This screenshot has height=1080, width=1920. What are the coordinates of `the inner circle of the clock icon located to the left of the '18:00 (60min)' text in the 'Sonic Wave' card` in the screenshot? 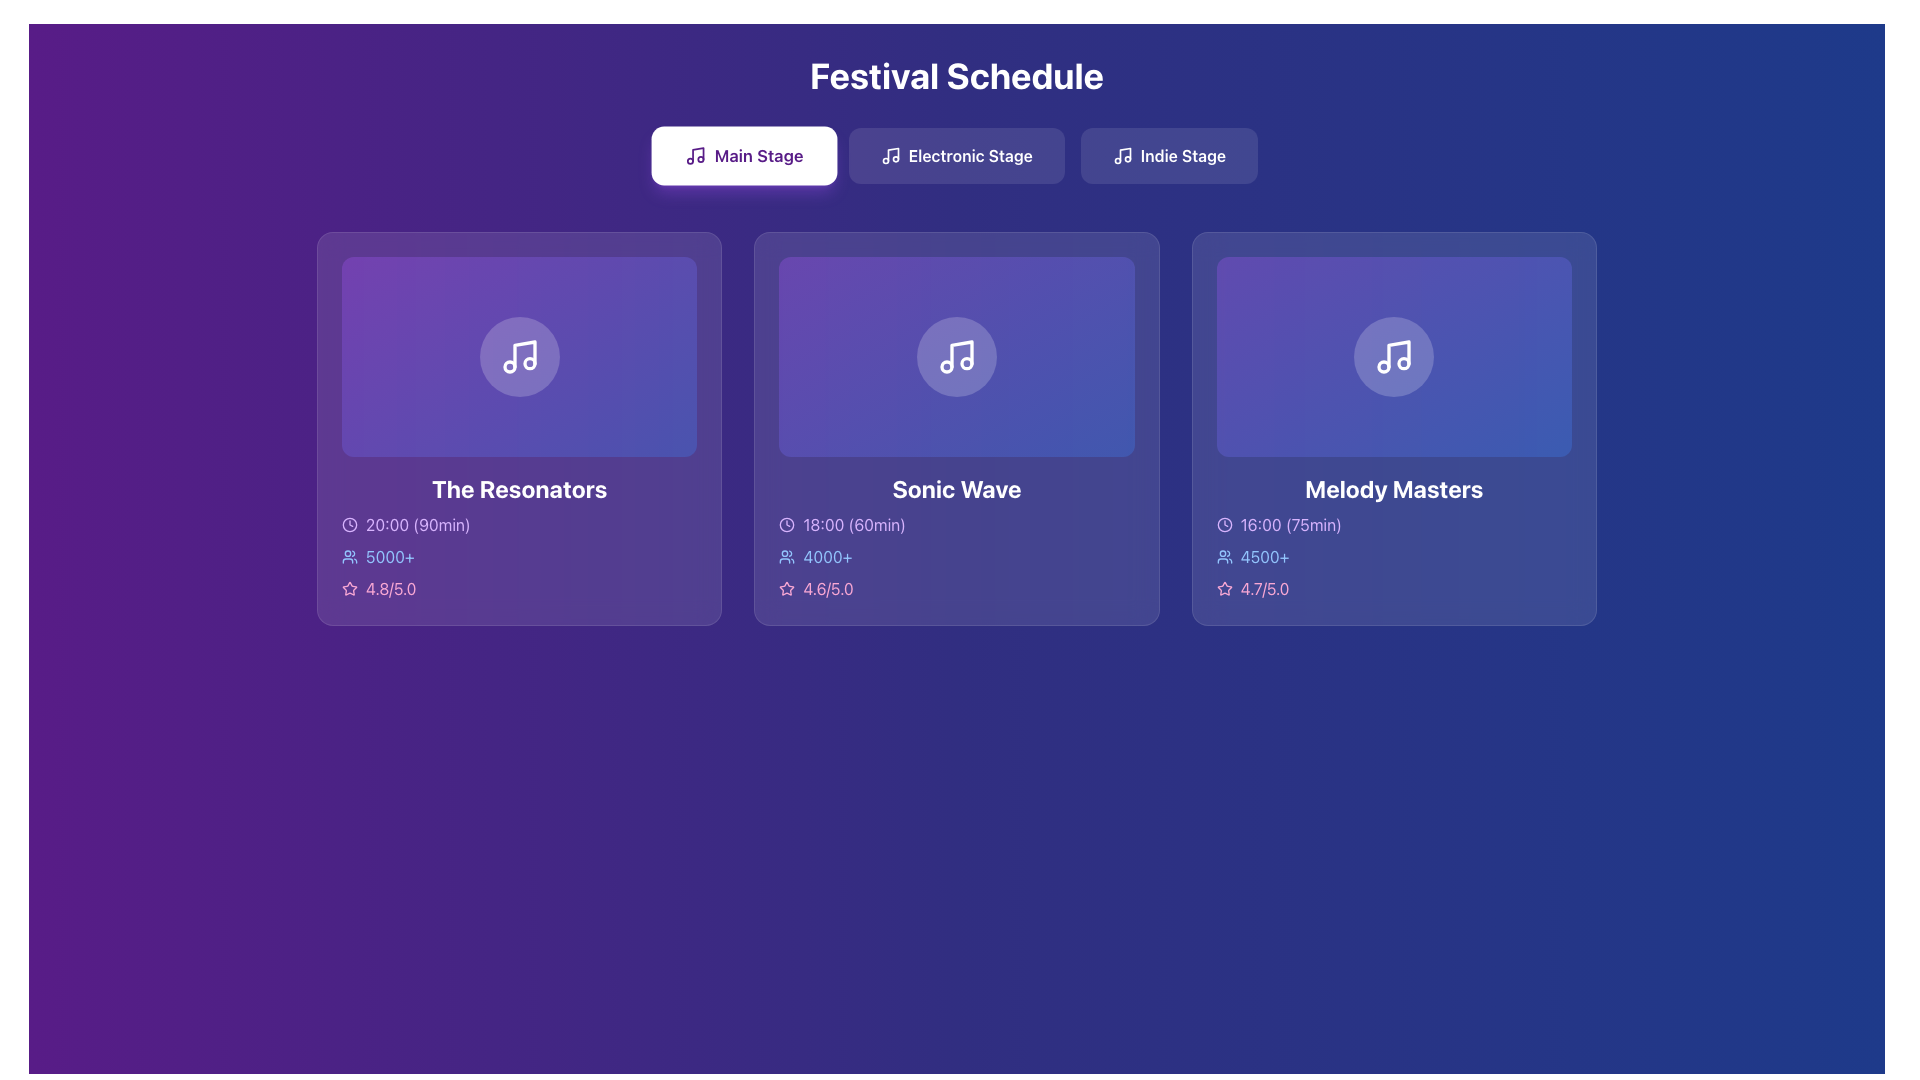 It's located at (786, 523).